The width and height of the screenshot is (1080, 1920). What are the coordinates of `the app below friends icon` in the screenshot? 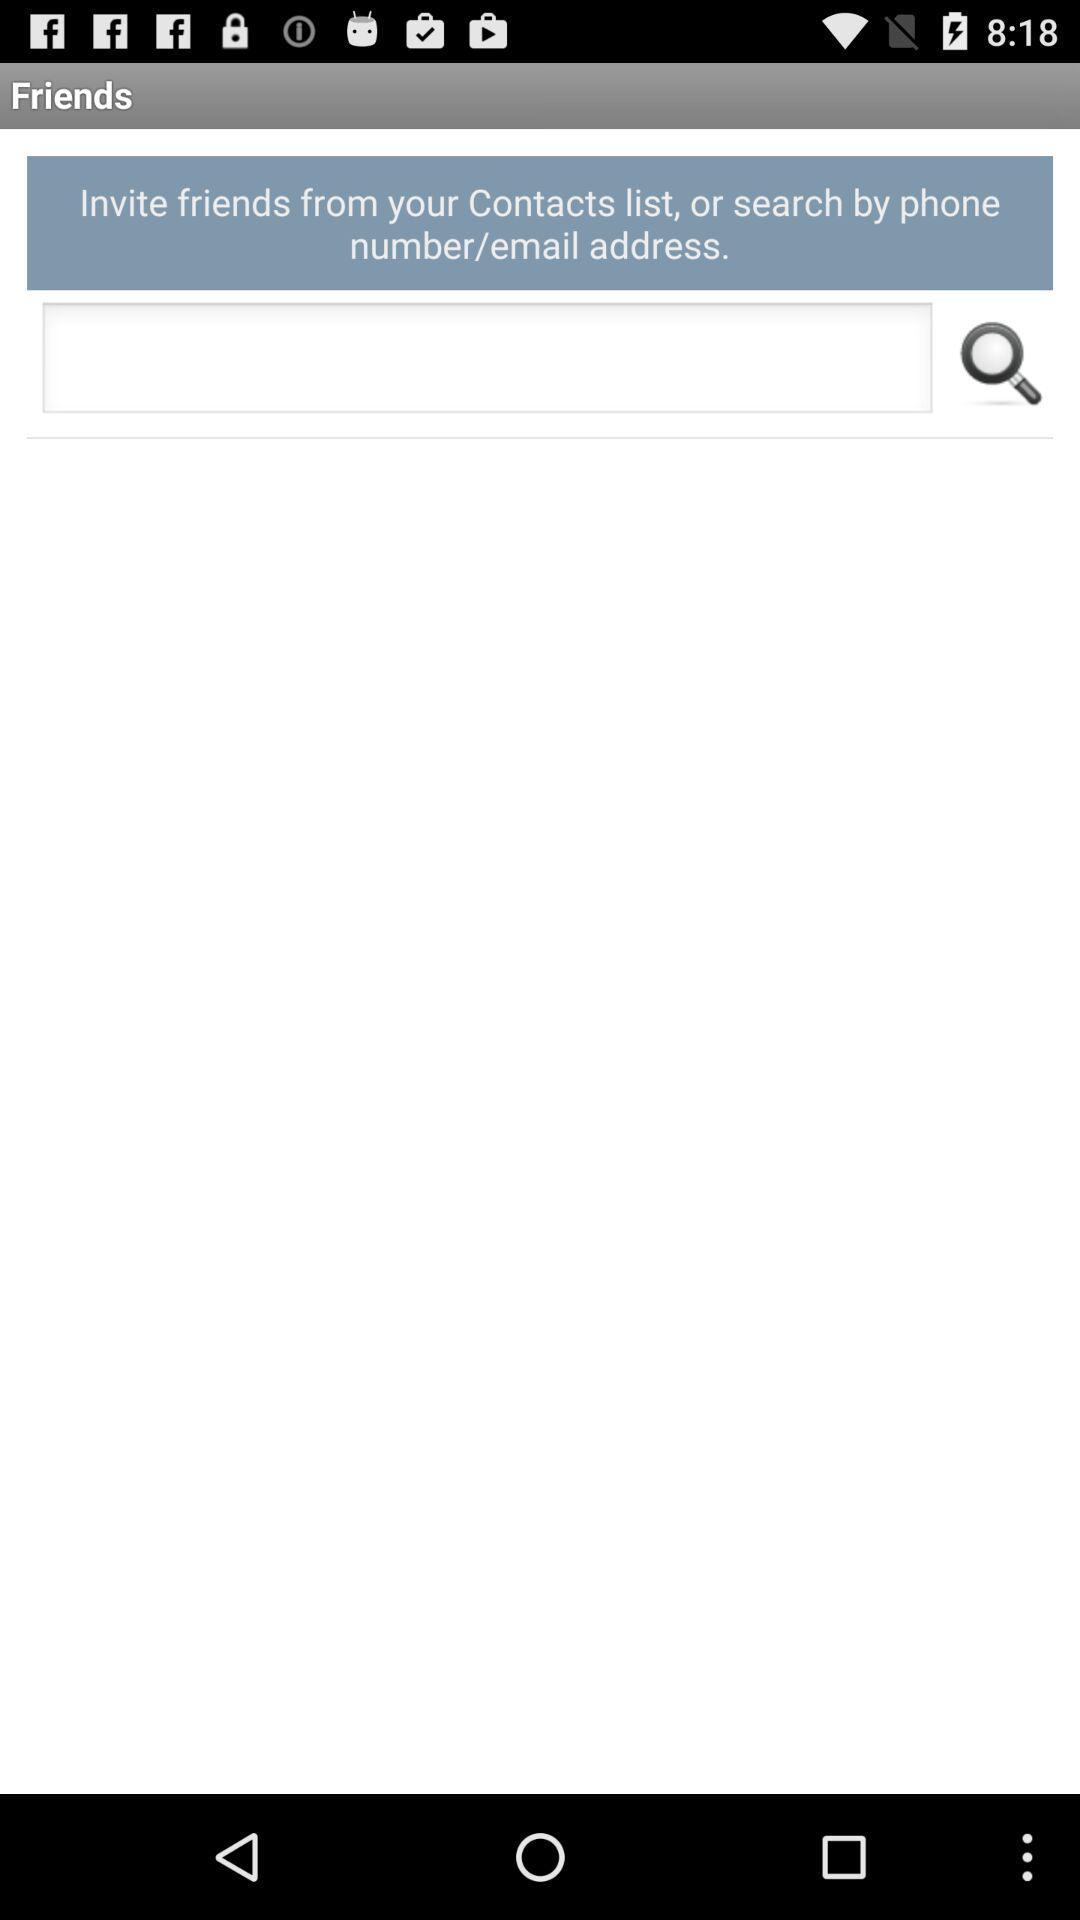 It's located at (540, 223).